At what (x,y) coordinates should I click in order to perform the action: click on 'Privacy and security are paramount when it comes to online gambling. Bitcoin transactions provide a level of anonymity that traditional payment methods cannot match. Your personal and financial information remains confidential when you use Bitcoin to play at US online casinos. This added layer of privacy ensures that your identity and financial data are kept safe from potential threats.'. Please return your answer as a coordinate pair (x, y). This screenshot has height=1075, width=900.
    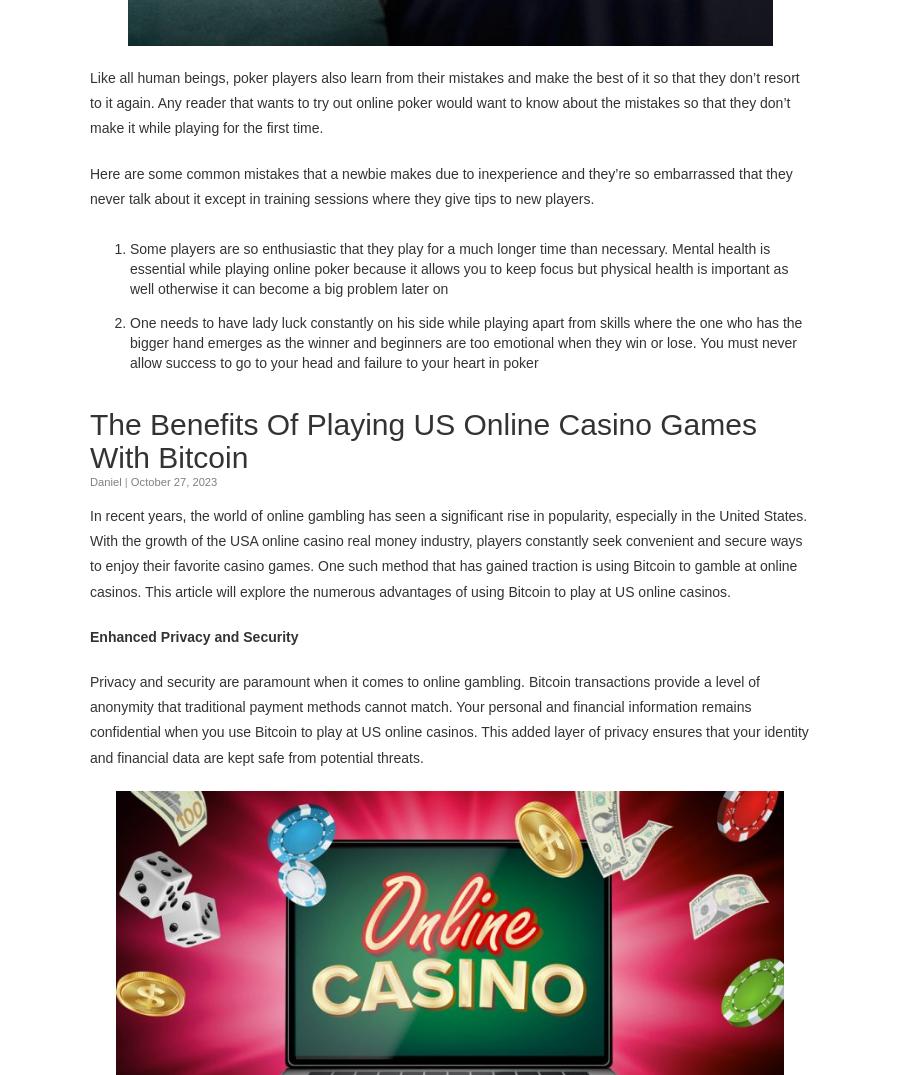
    Looking at the image, I should click on (449, 716).